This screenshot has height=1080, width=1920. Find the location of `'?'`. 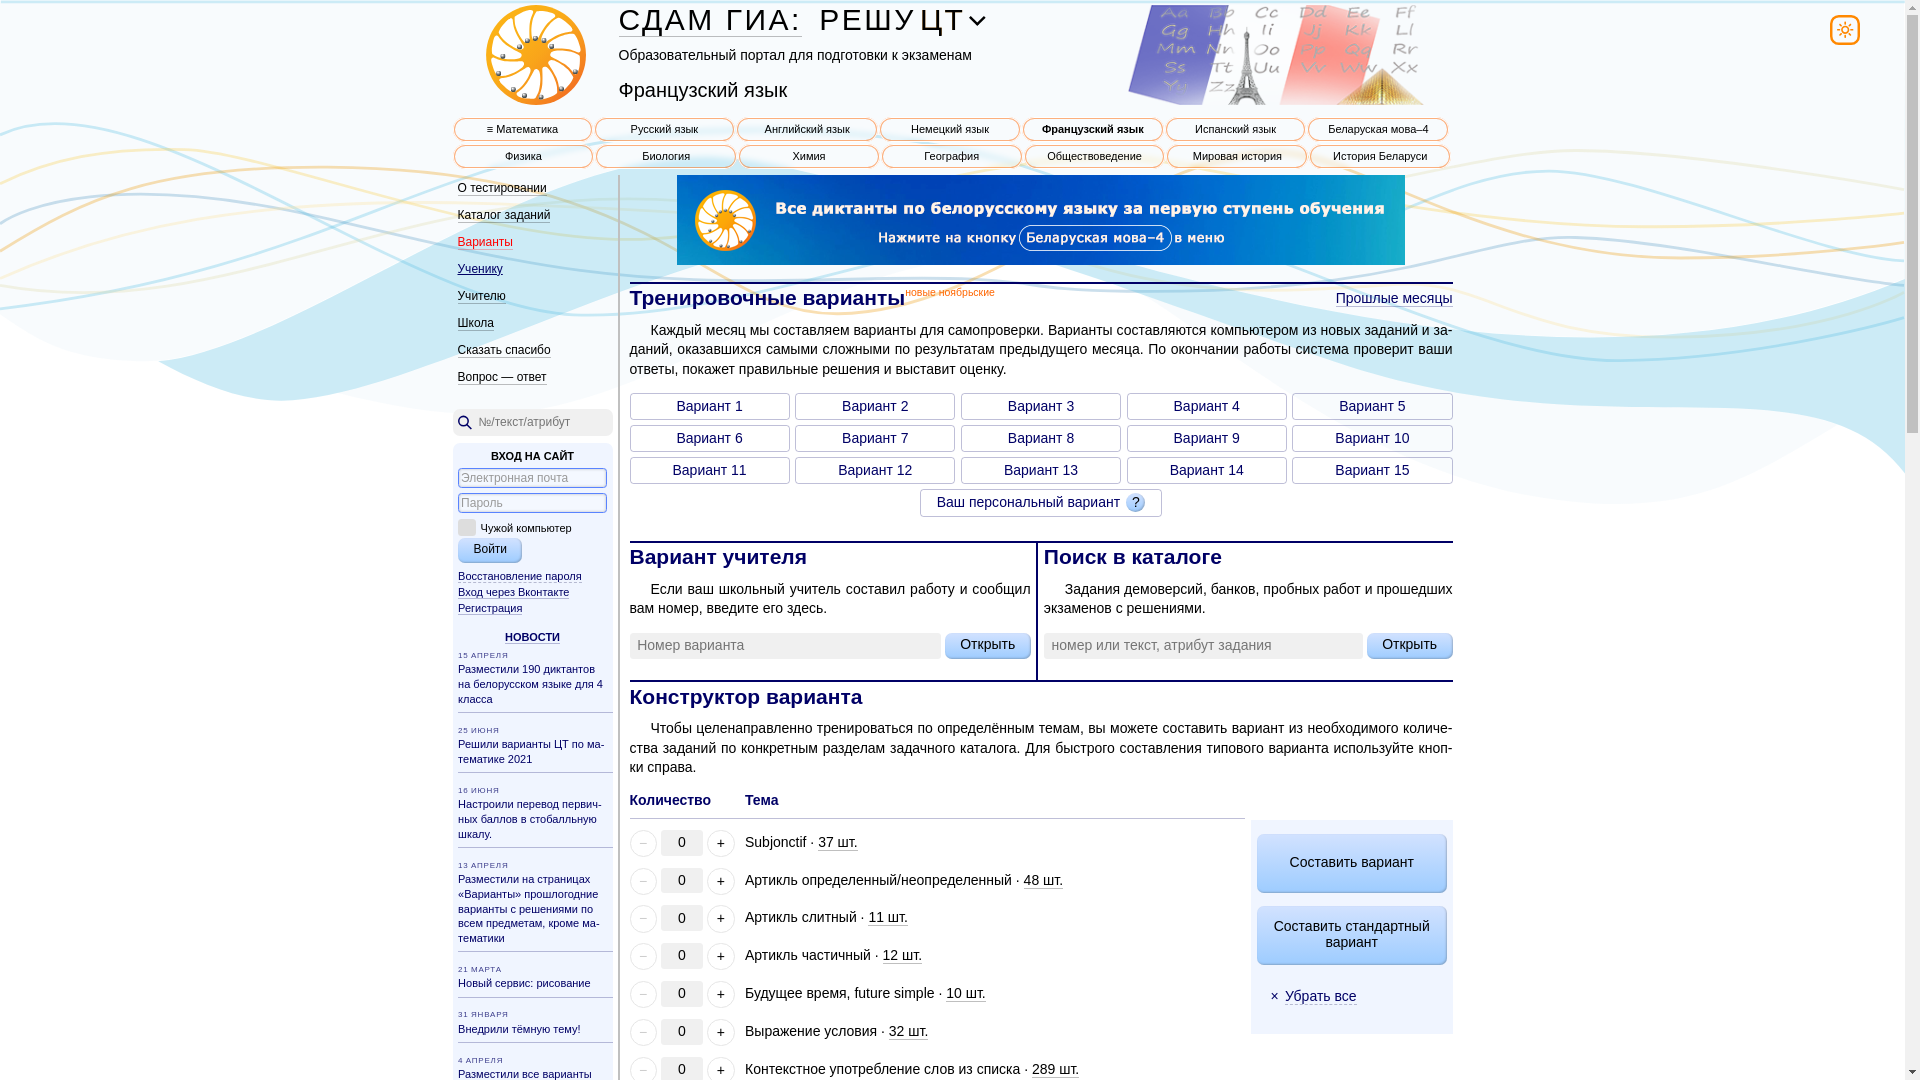

'?' is located at coordinates (1126, 501).